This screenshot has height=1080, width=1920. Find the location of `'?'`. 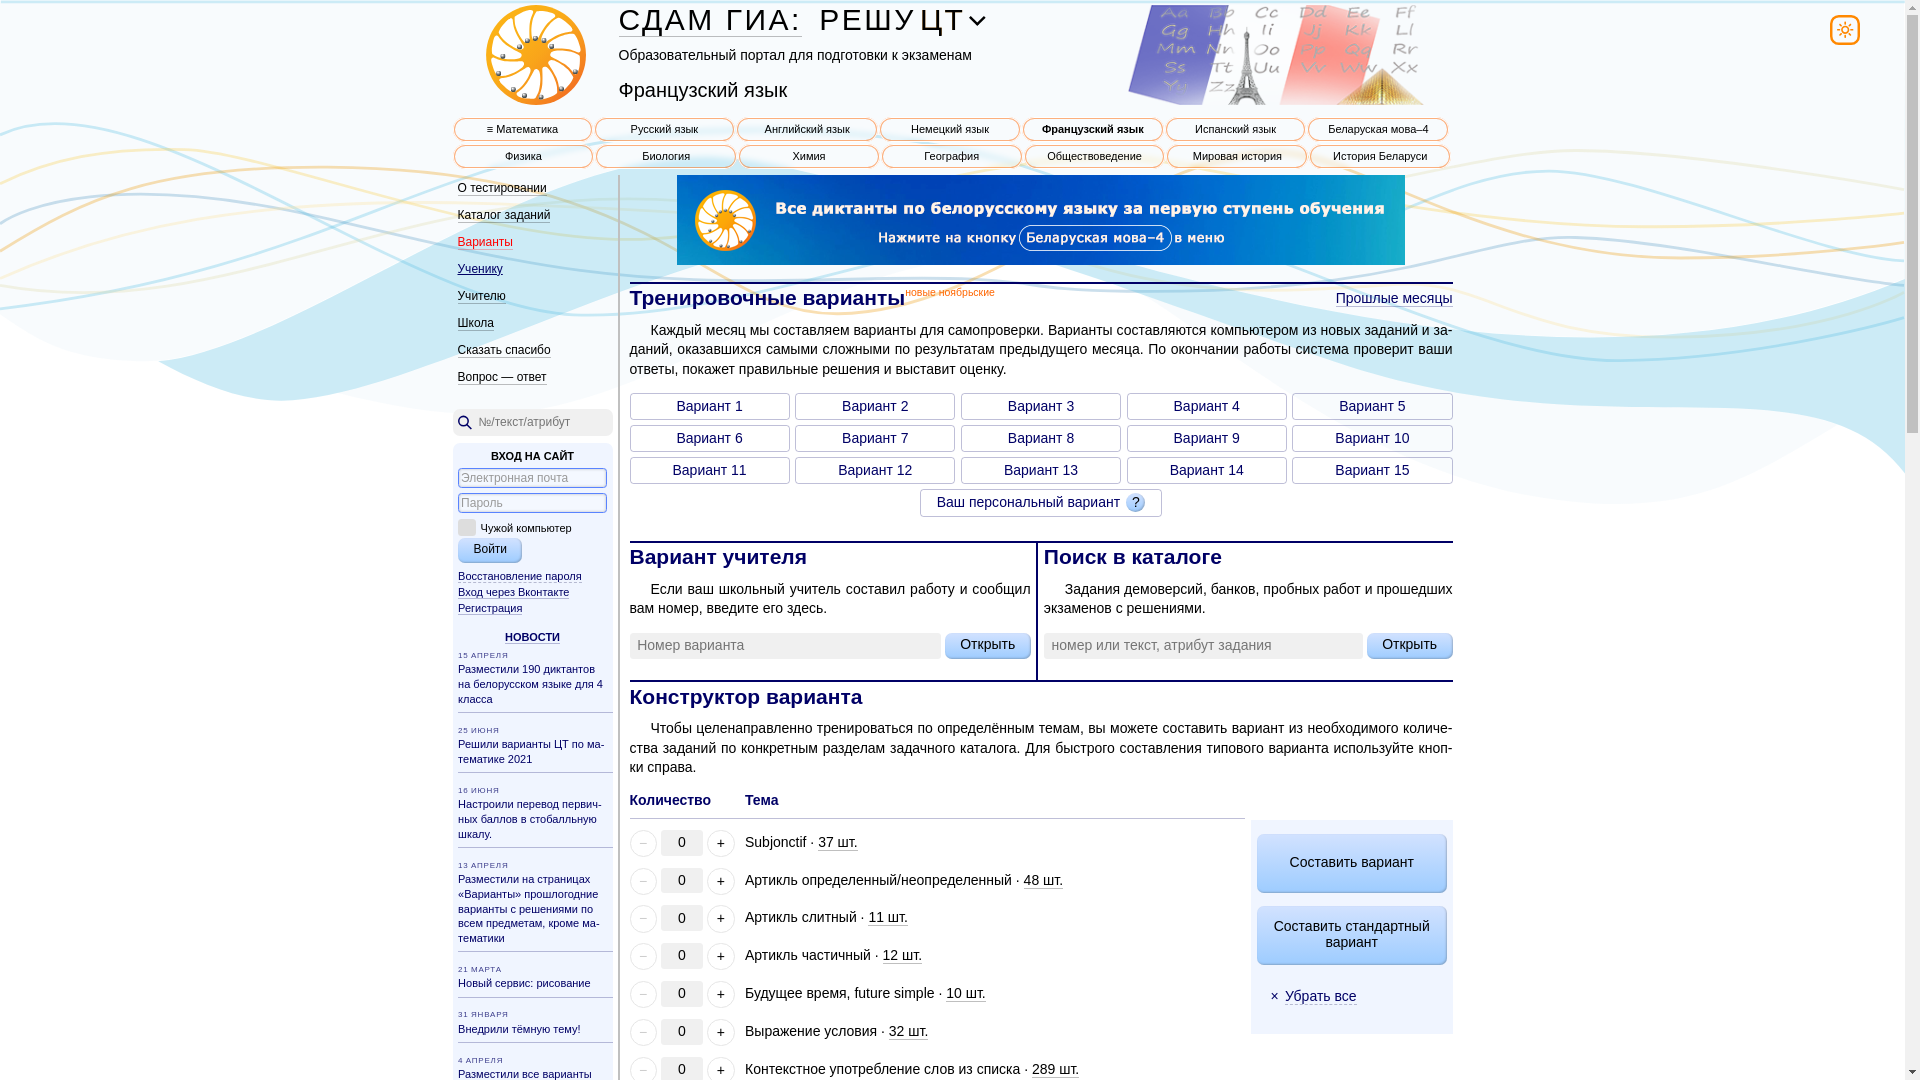

'?' is located at coordinates (1126, 501).